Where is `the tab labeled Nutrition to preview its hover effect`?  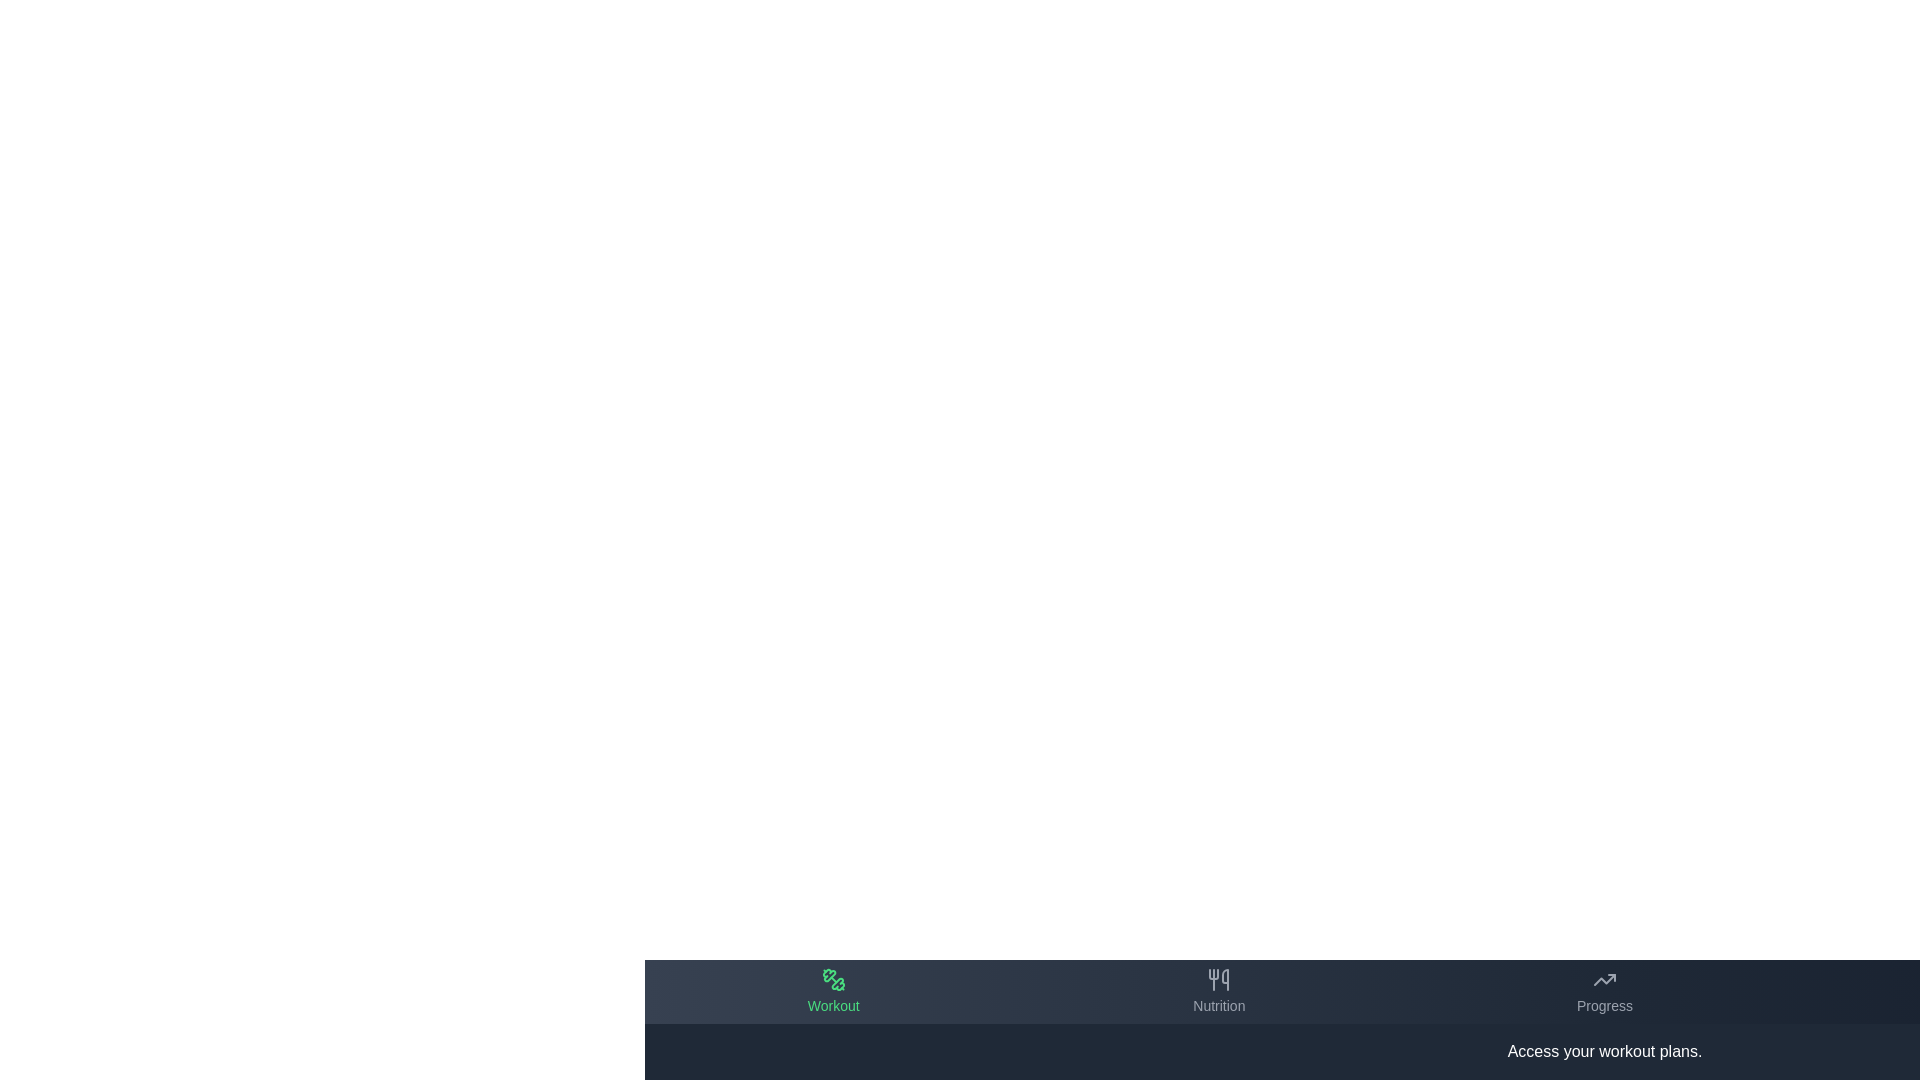
the tab labeled Nutrition to preview its hover effect is located at coordinates (1218, 991).